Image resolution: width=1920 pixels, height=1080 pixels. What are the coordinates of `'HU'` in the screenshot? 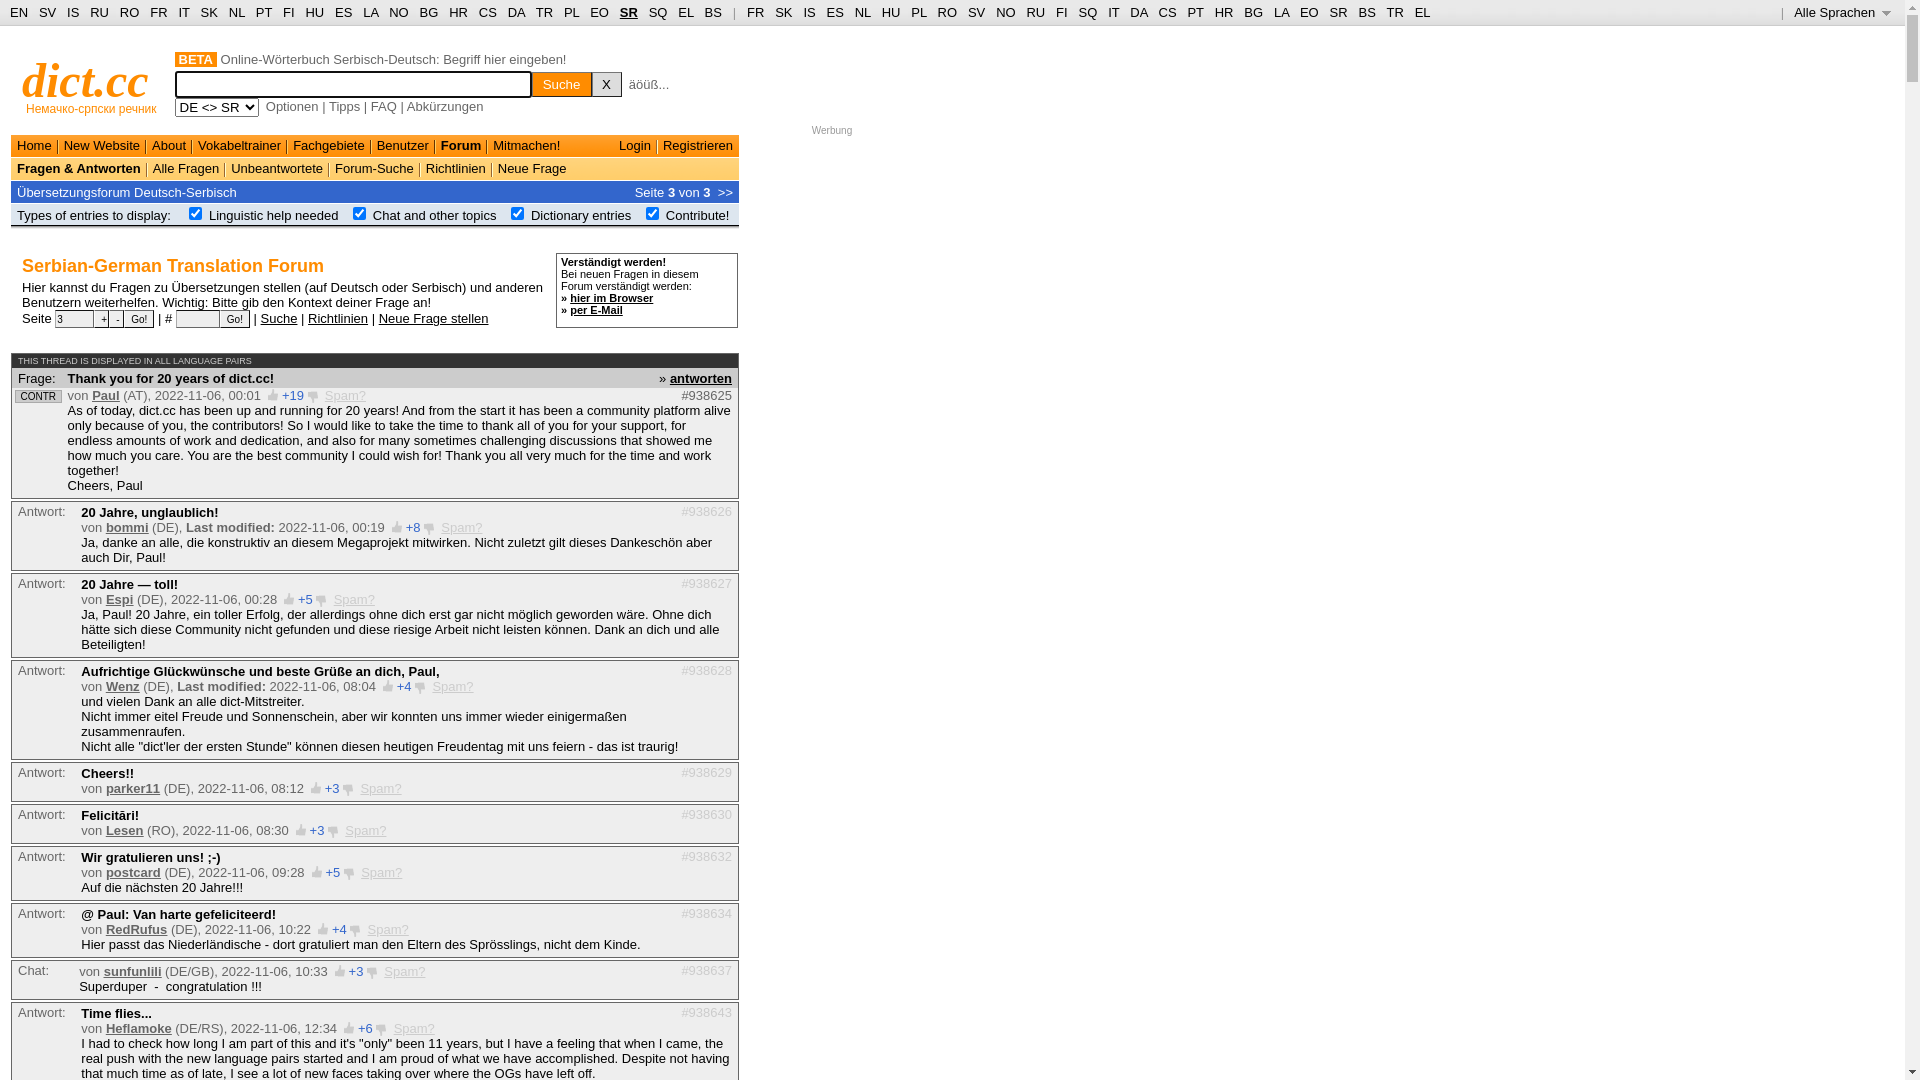 It's located at (890, 12).